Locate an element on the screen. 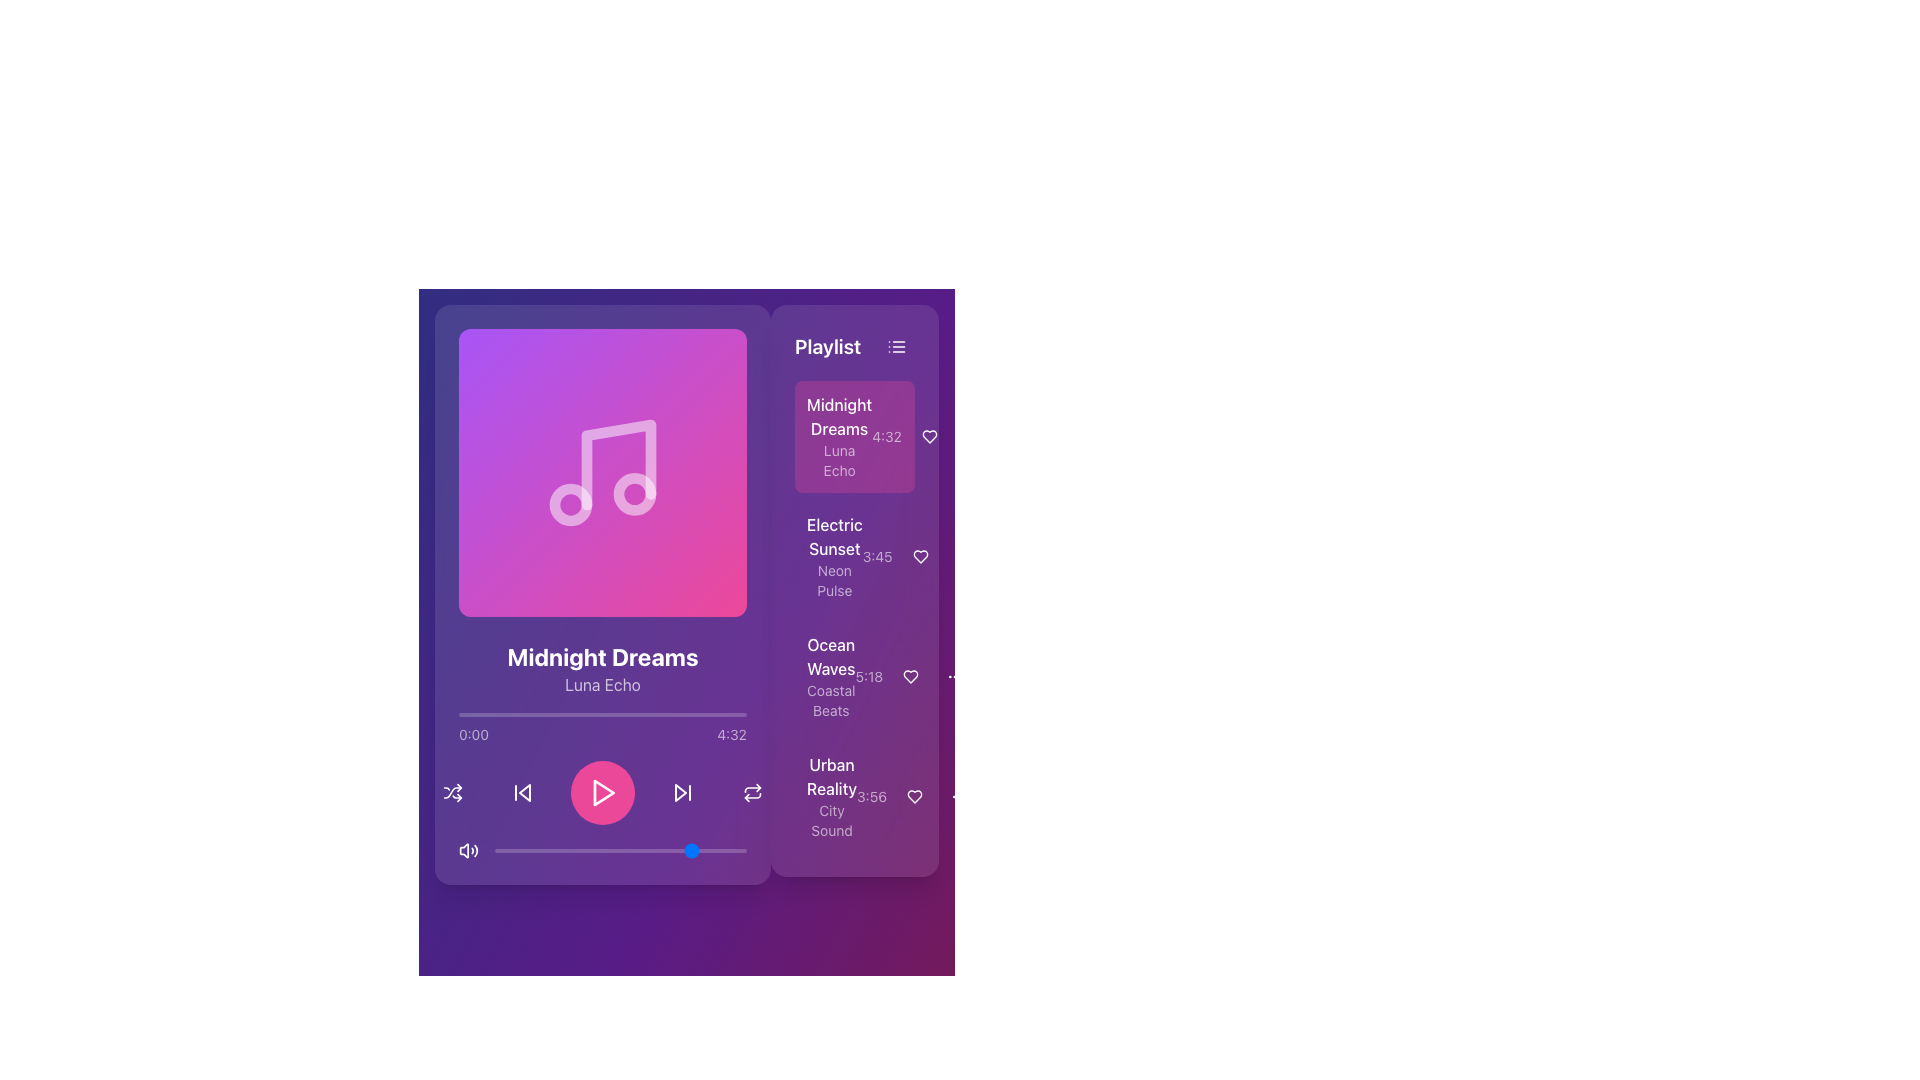  the circular button with three vertical dots in the 'Playlist' panel is located at coordinates (964, 556).